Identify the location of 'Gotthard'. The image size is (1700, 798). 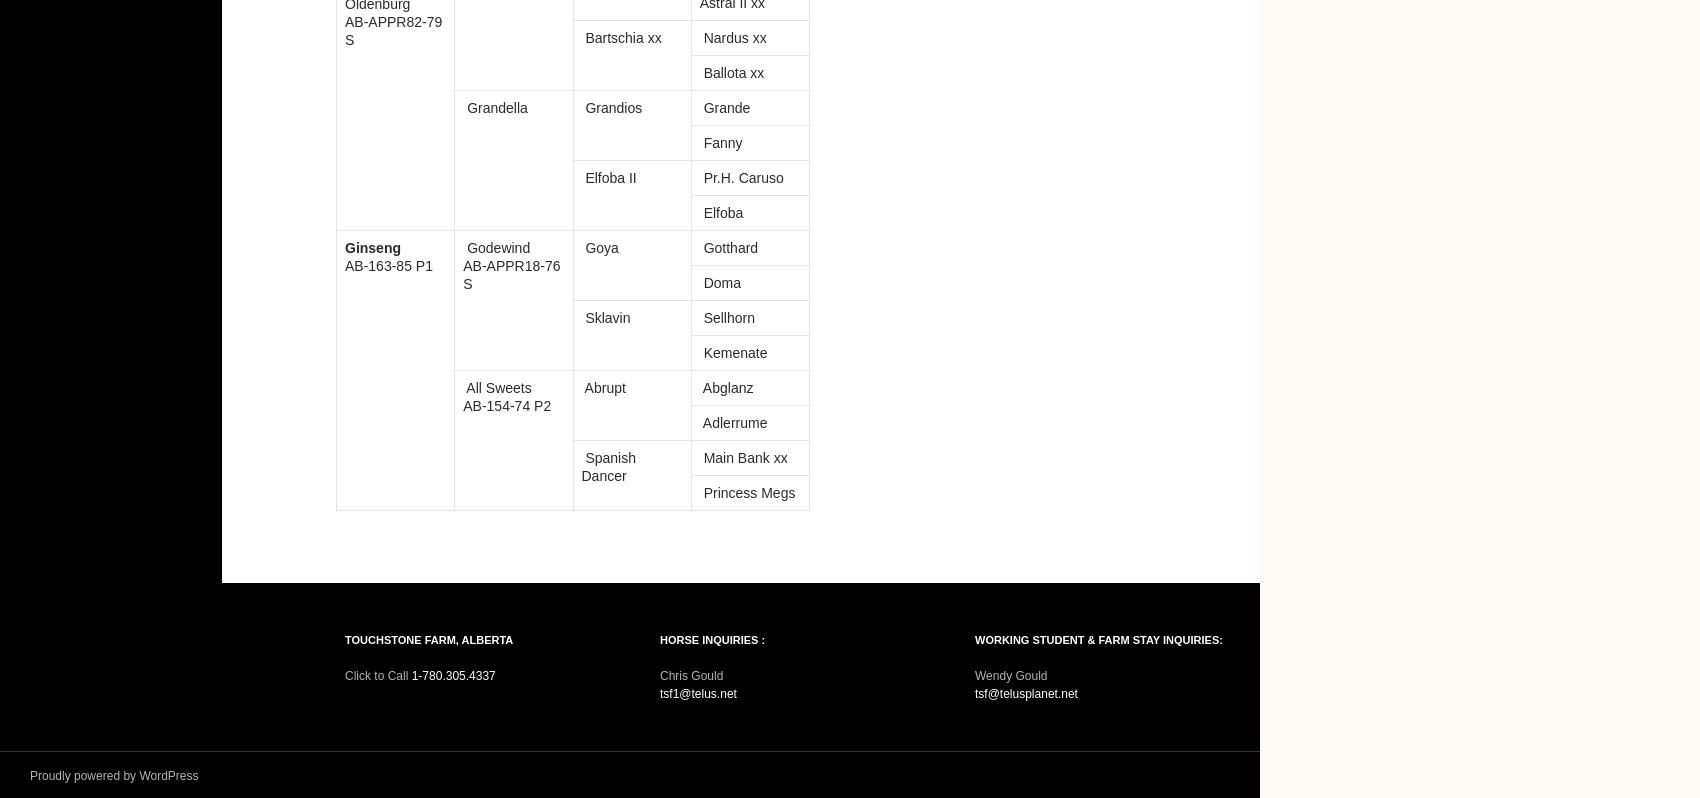
(699, 247).